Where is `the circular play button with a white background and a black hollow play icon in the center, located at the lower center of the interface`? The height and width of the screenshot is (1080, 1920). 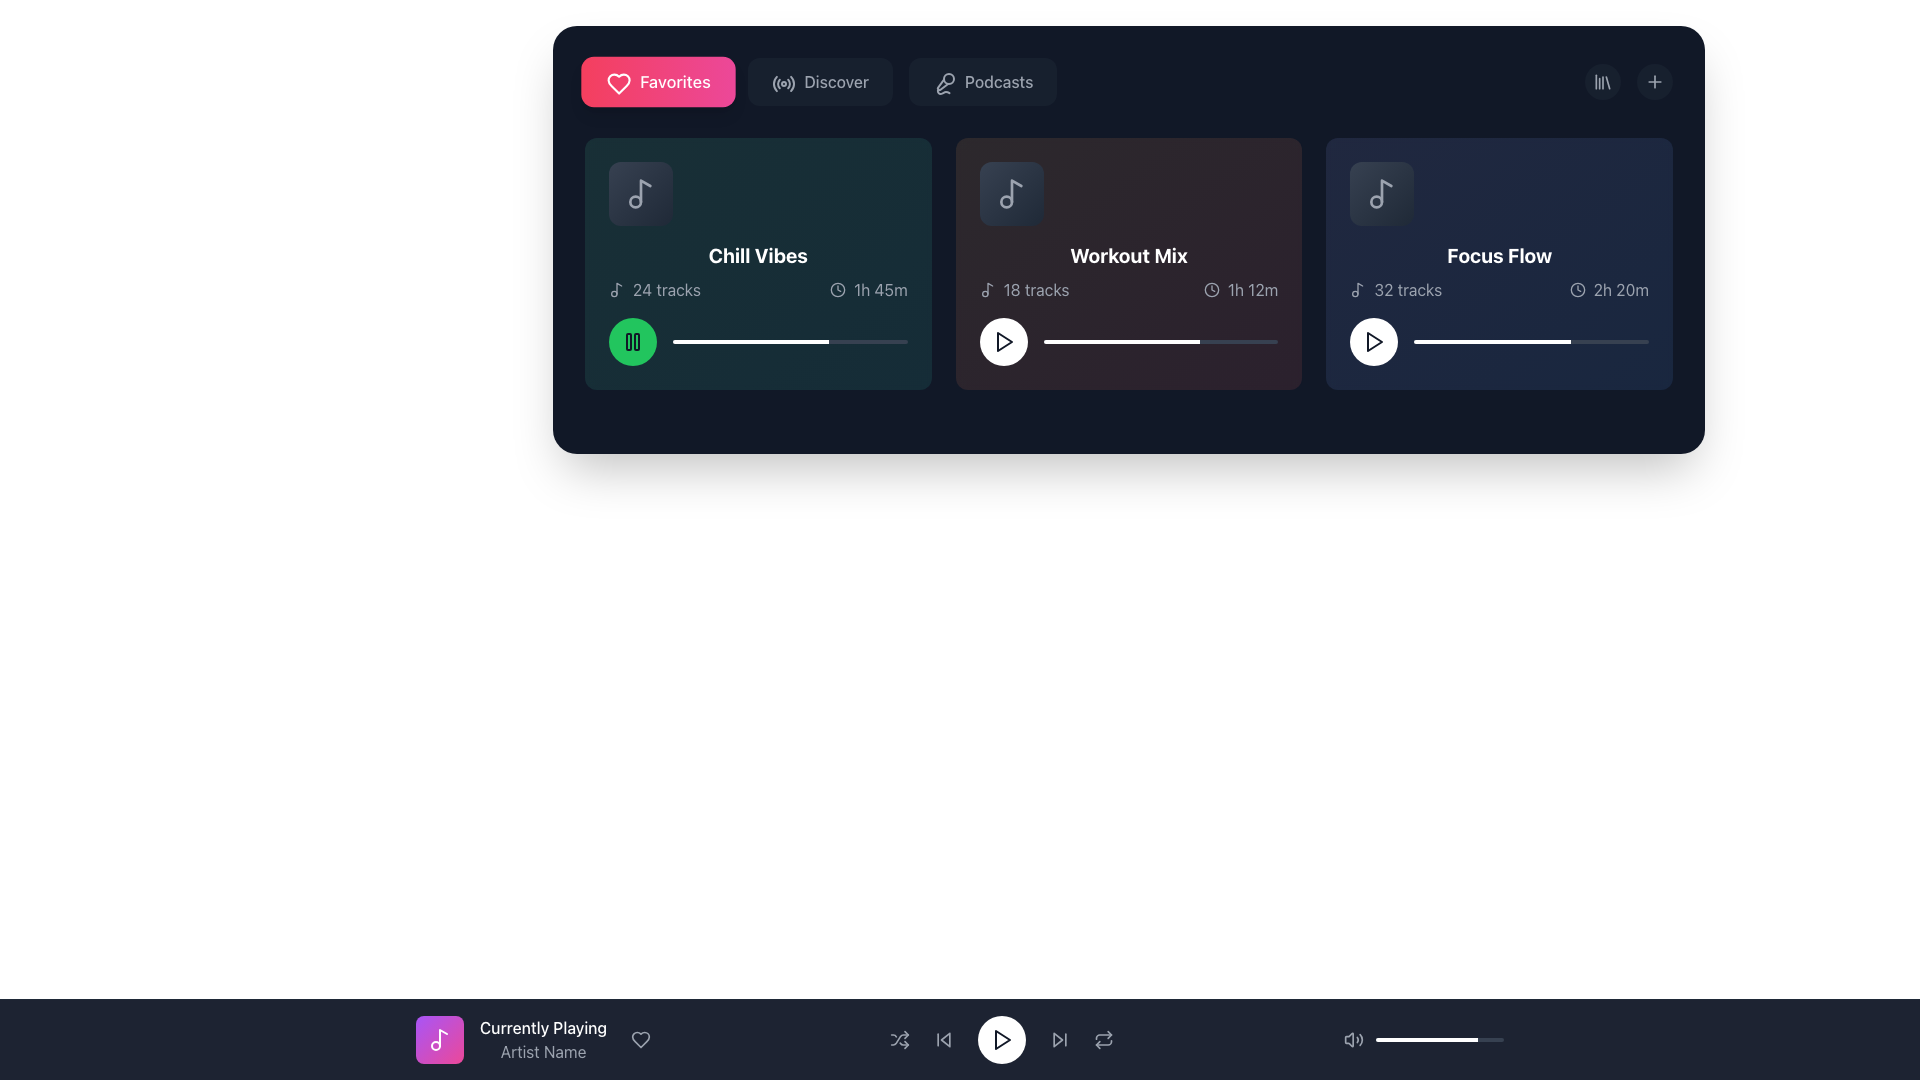 the circular play button with a white background and a black hollow play icon in the center, located at the lower center of the interface is located at coordinates (1001, 1039).